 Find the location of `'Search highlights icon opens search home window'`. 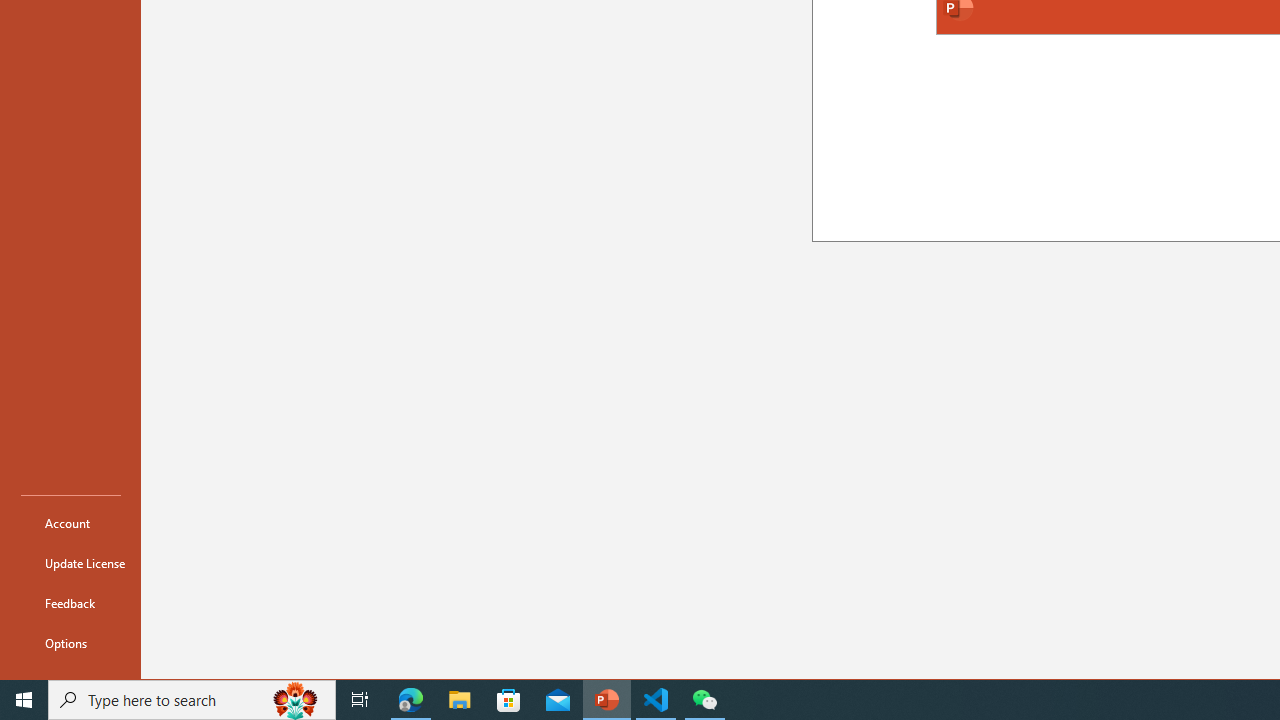

'Search highlights icon opens search home window' is located at coordinates (294, 698).